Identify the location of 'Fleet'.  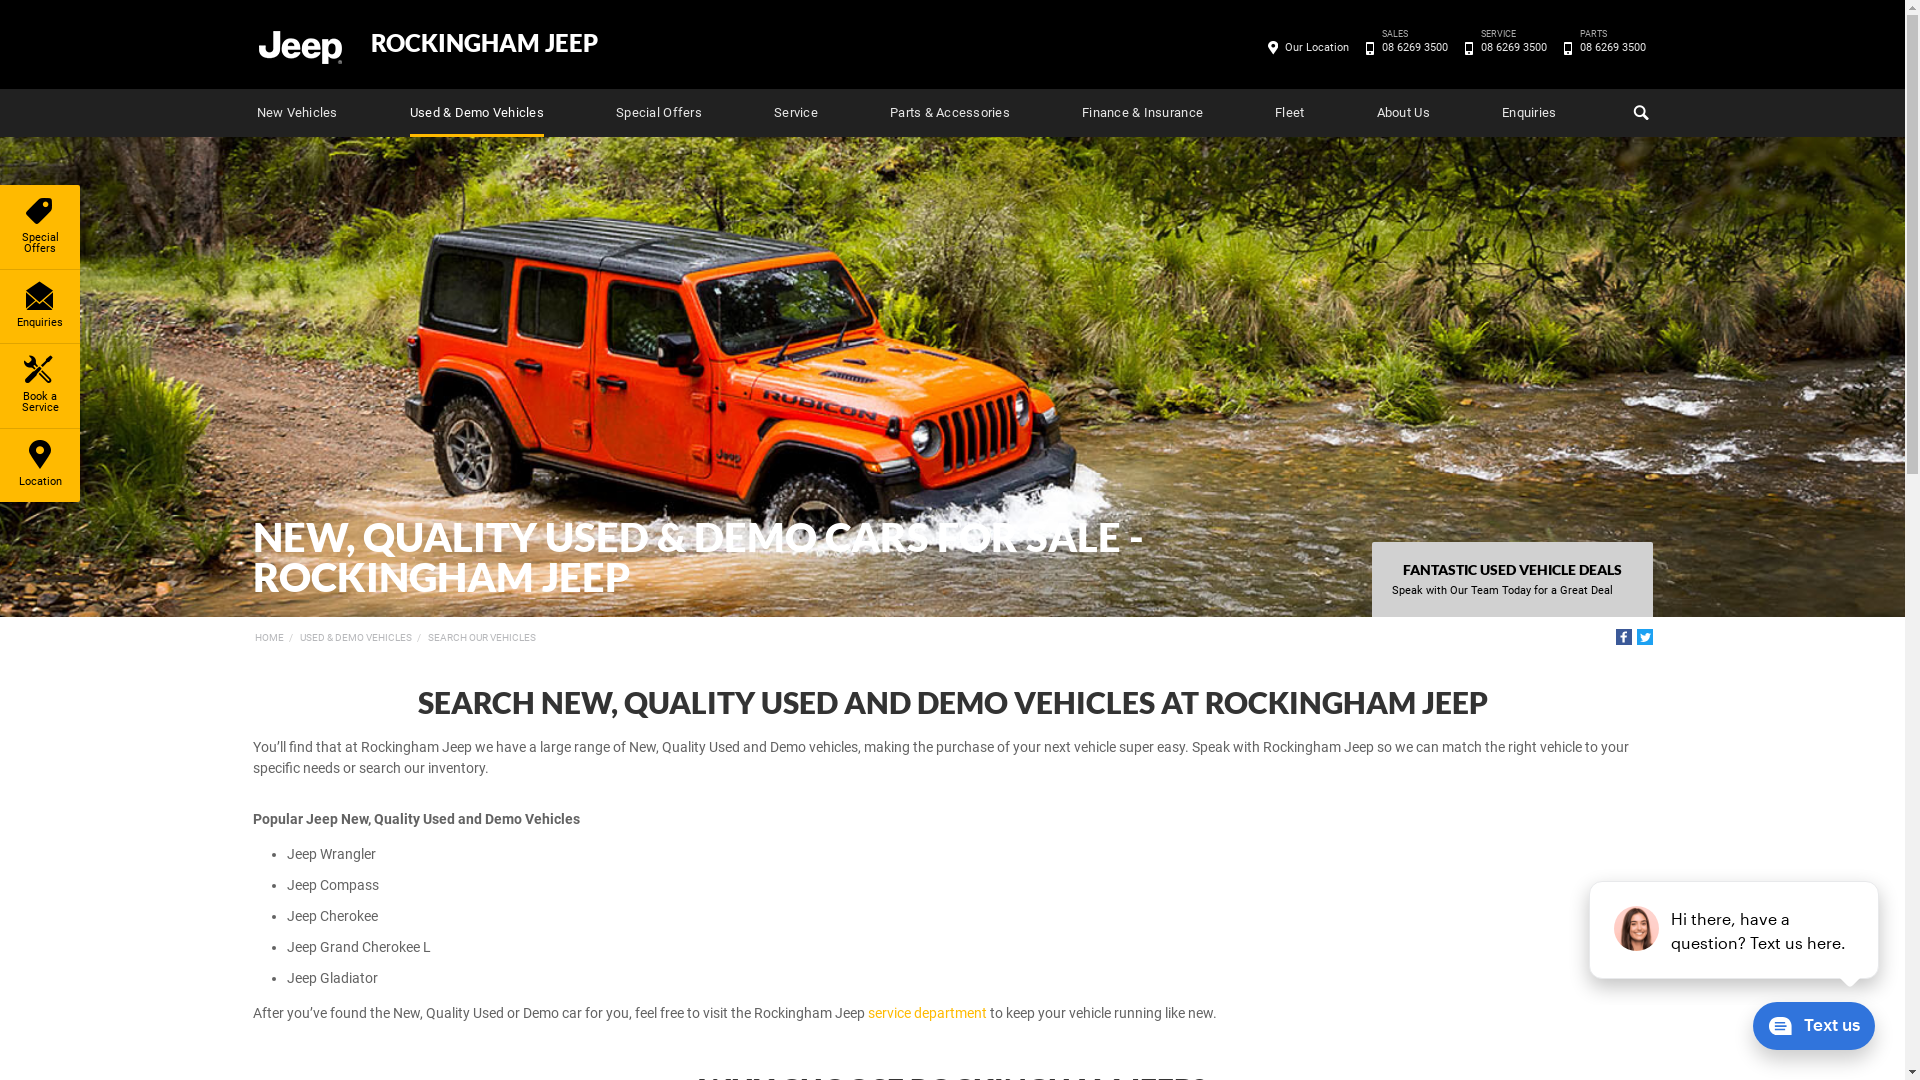
(1289, 112).